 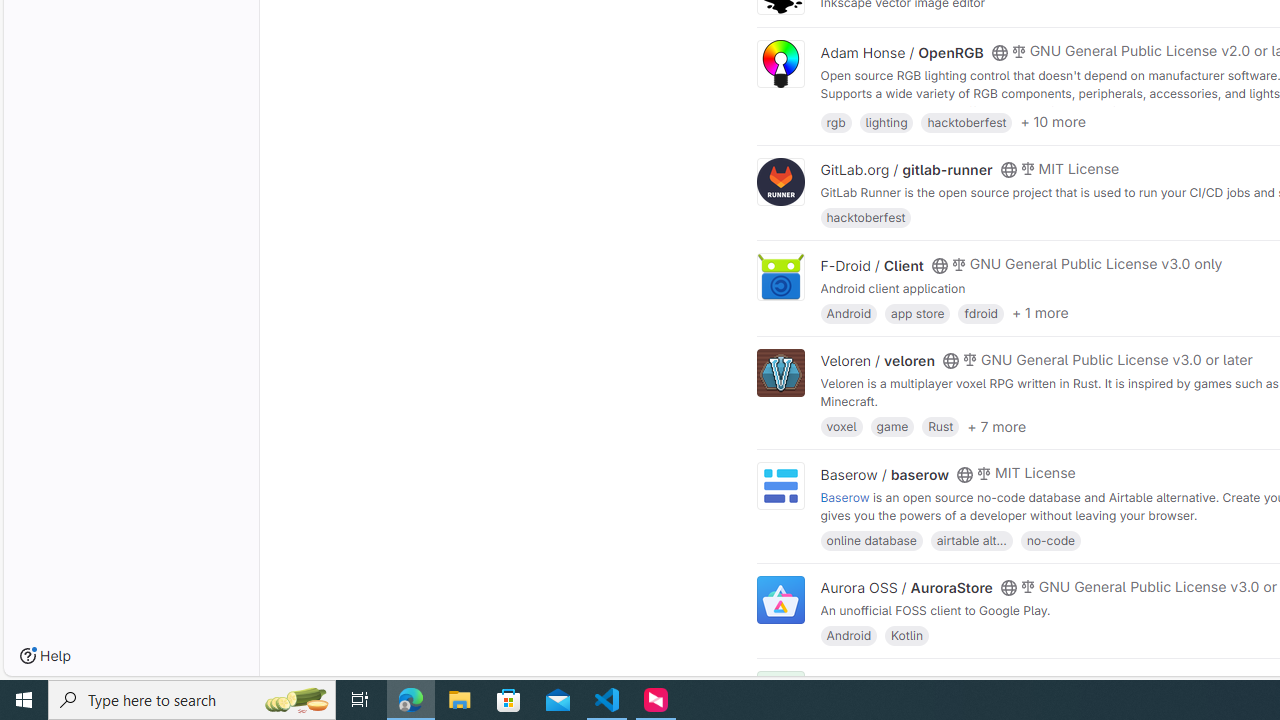 What do you see at coordinates (906, 635) in the screenshot?
I see `'Kotlin'` at bounding box center [906, 635].